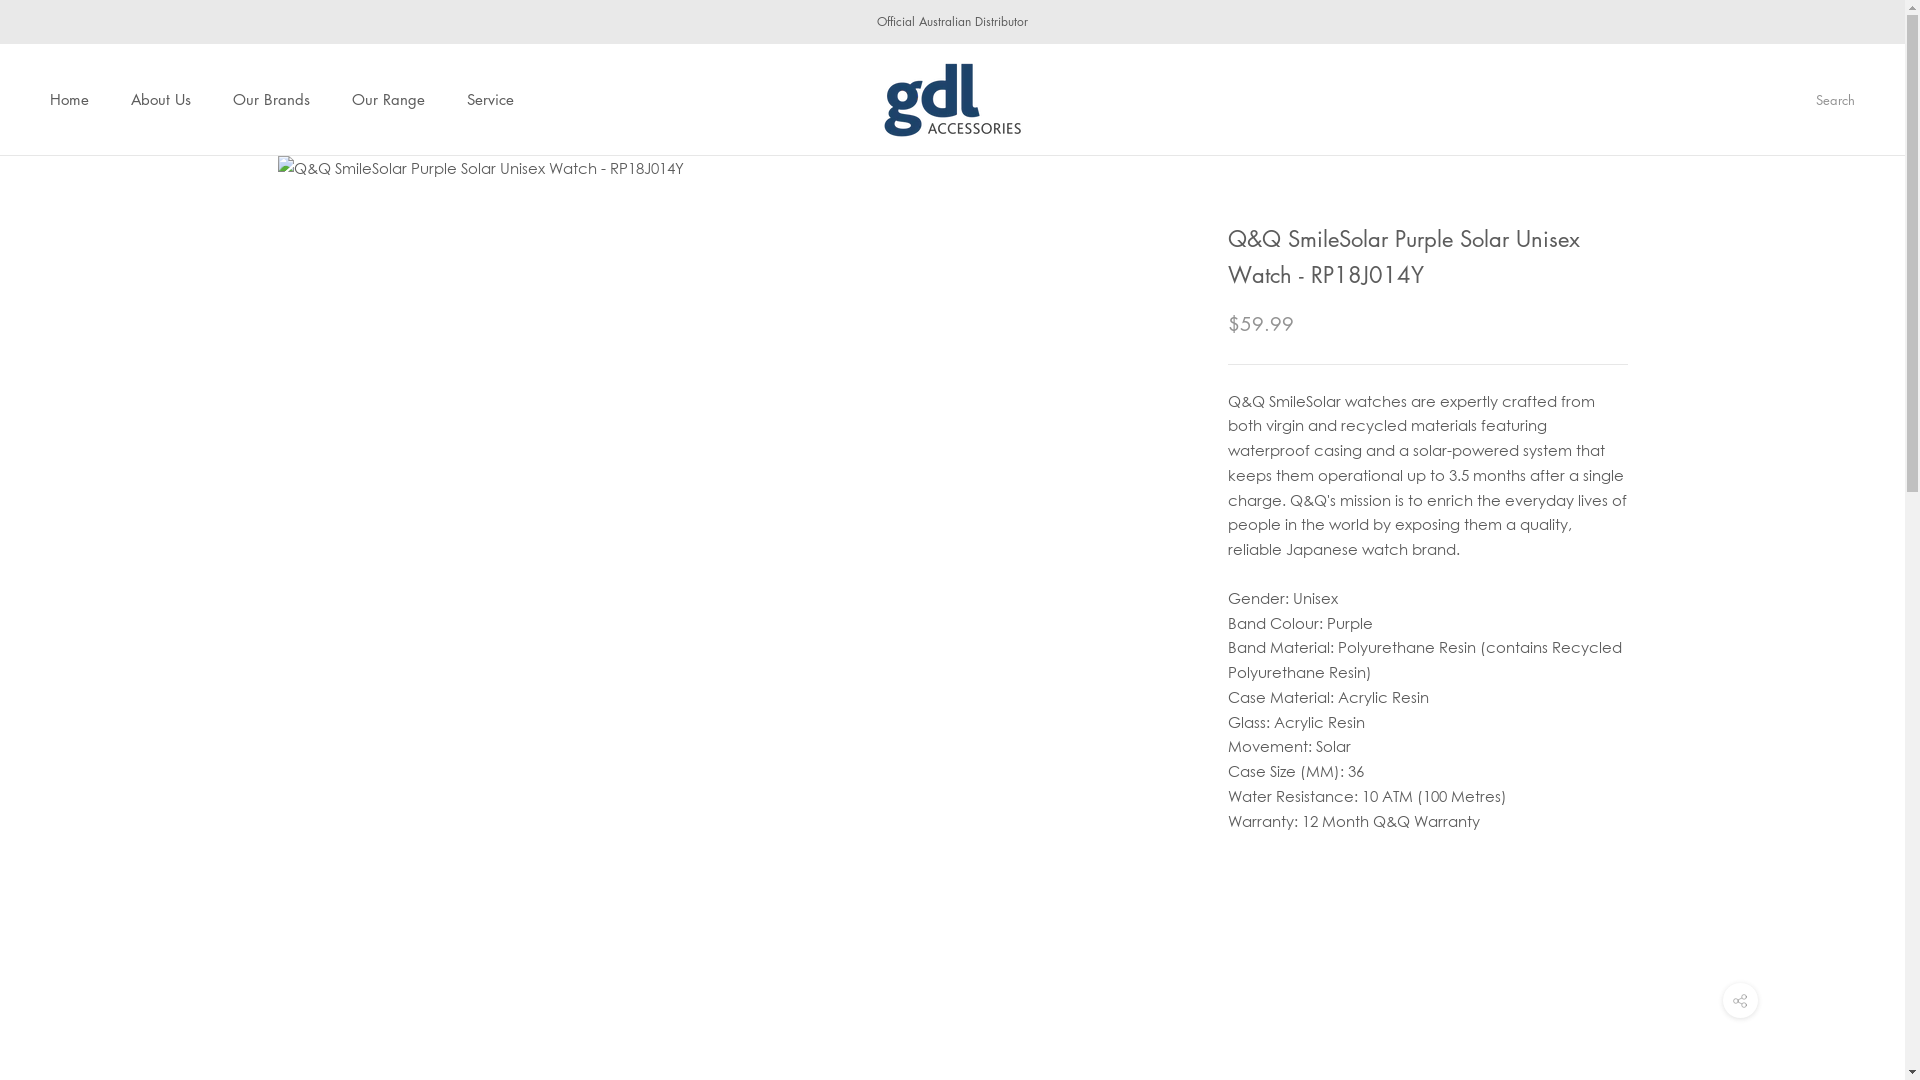 This screenshot has width=1920, height=1080. What do you see at coordinates (490, 99) in the screenshot?
I see `'Service` at bounding box center [490, 99].